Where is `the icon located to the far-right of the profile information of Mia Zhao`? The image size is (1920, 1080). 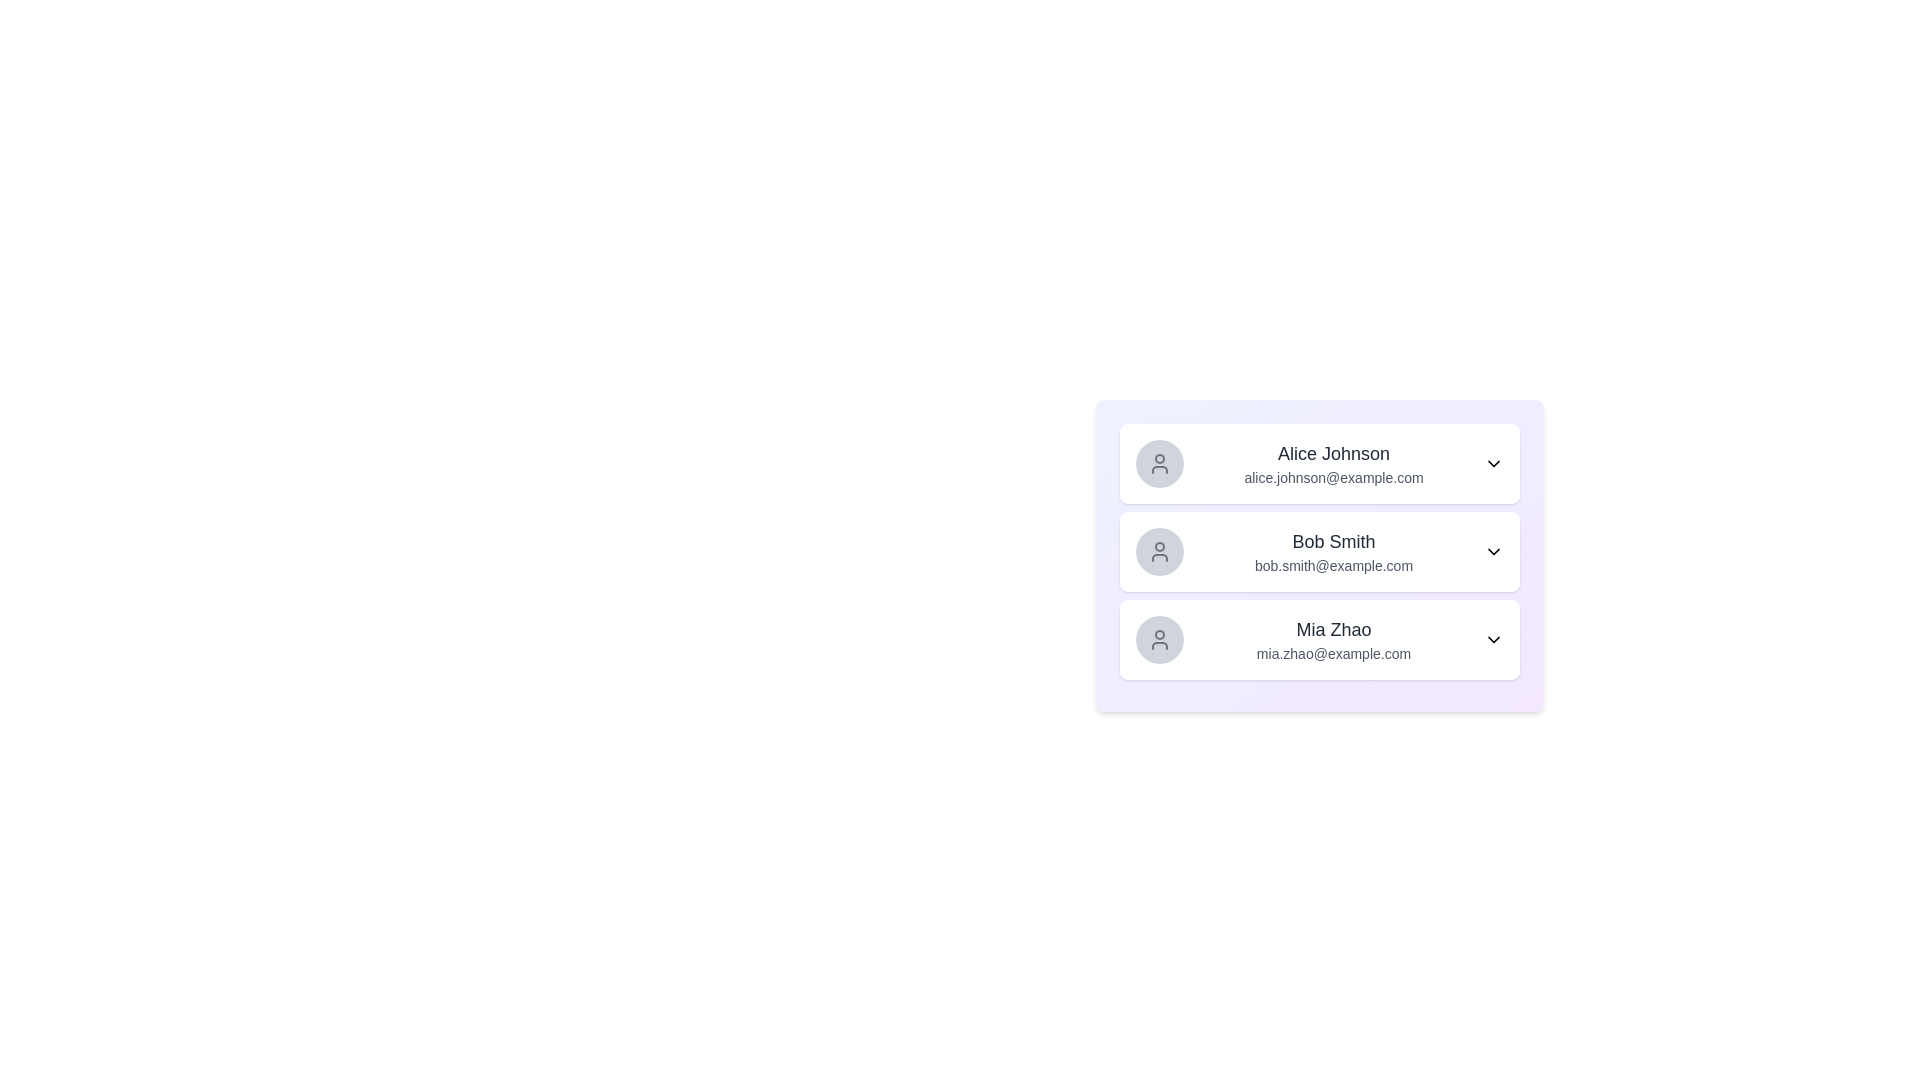
the icon located to the far-right of the profile information of Mia Zhao is located at coordinates (1493, 640).